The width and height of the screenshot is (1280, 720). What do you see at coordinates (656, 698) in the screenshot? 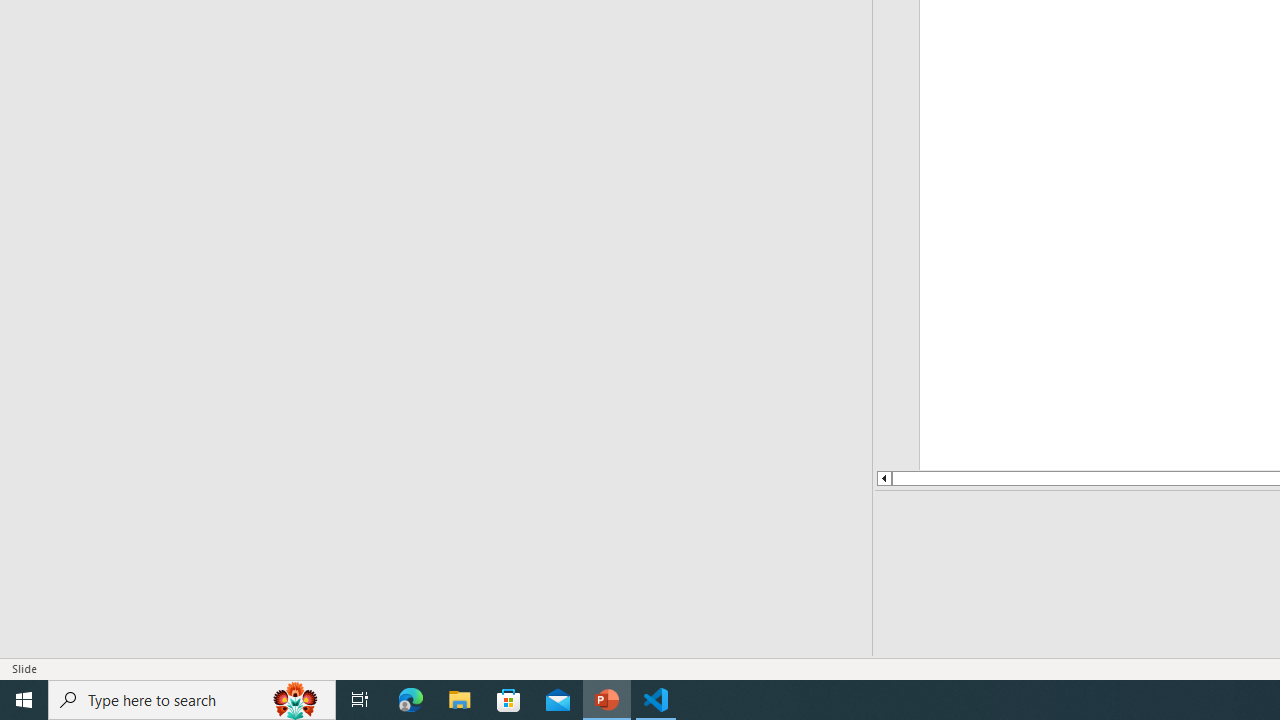
I see `'Visual Studio Code - 1 running window'` at bounding box center [656, 698].